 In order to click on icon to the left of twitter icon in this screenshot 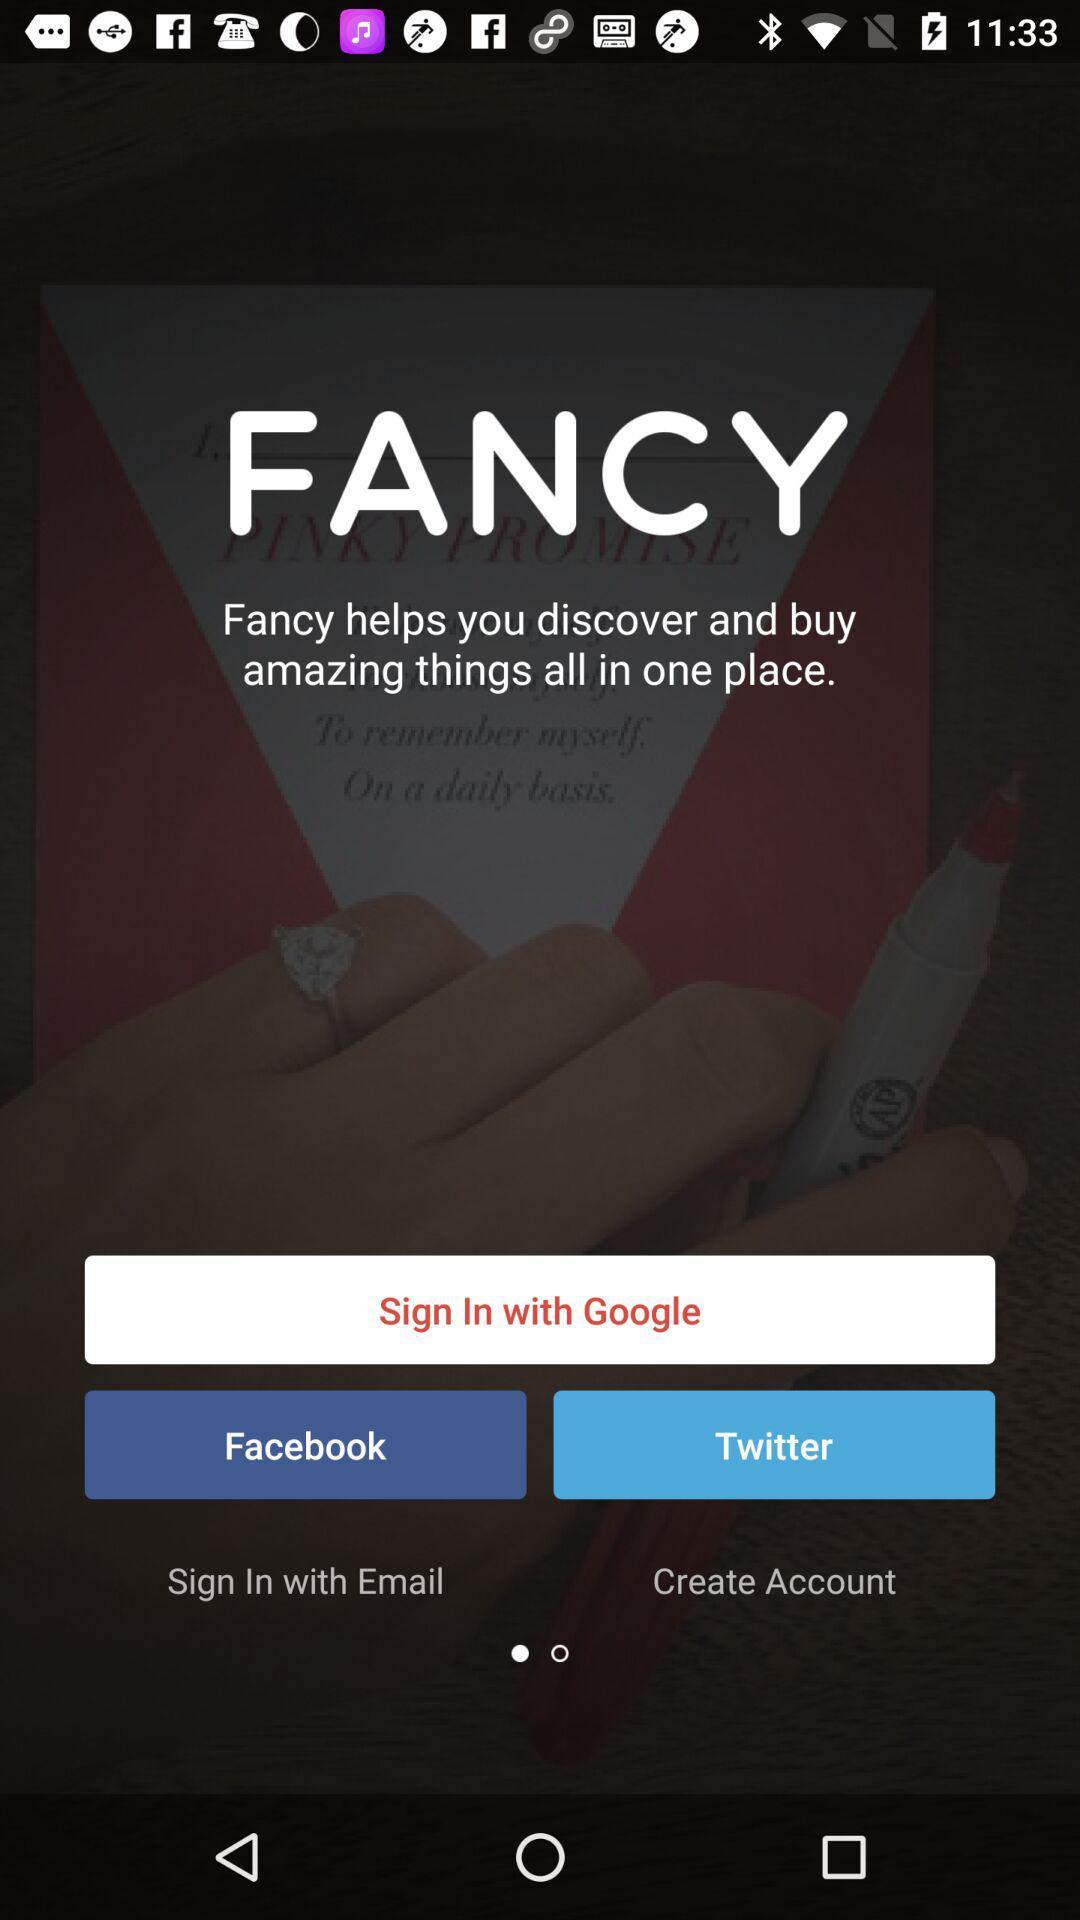, I will do `click(305, 1444)`.